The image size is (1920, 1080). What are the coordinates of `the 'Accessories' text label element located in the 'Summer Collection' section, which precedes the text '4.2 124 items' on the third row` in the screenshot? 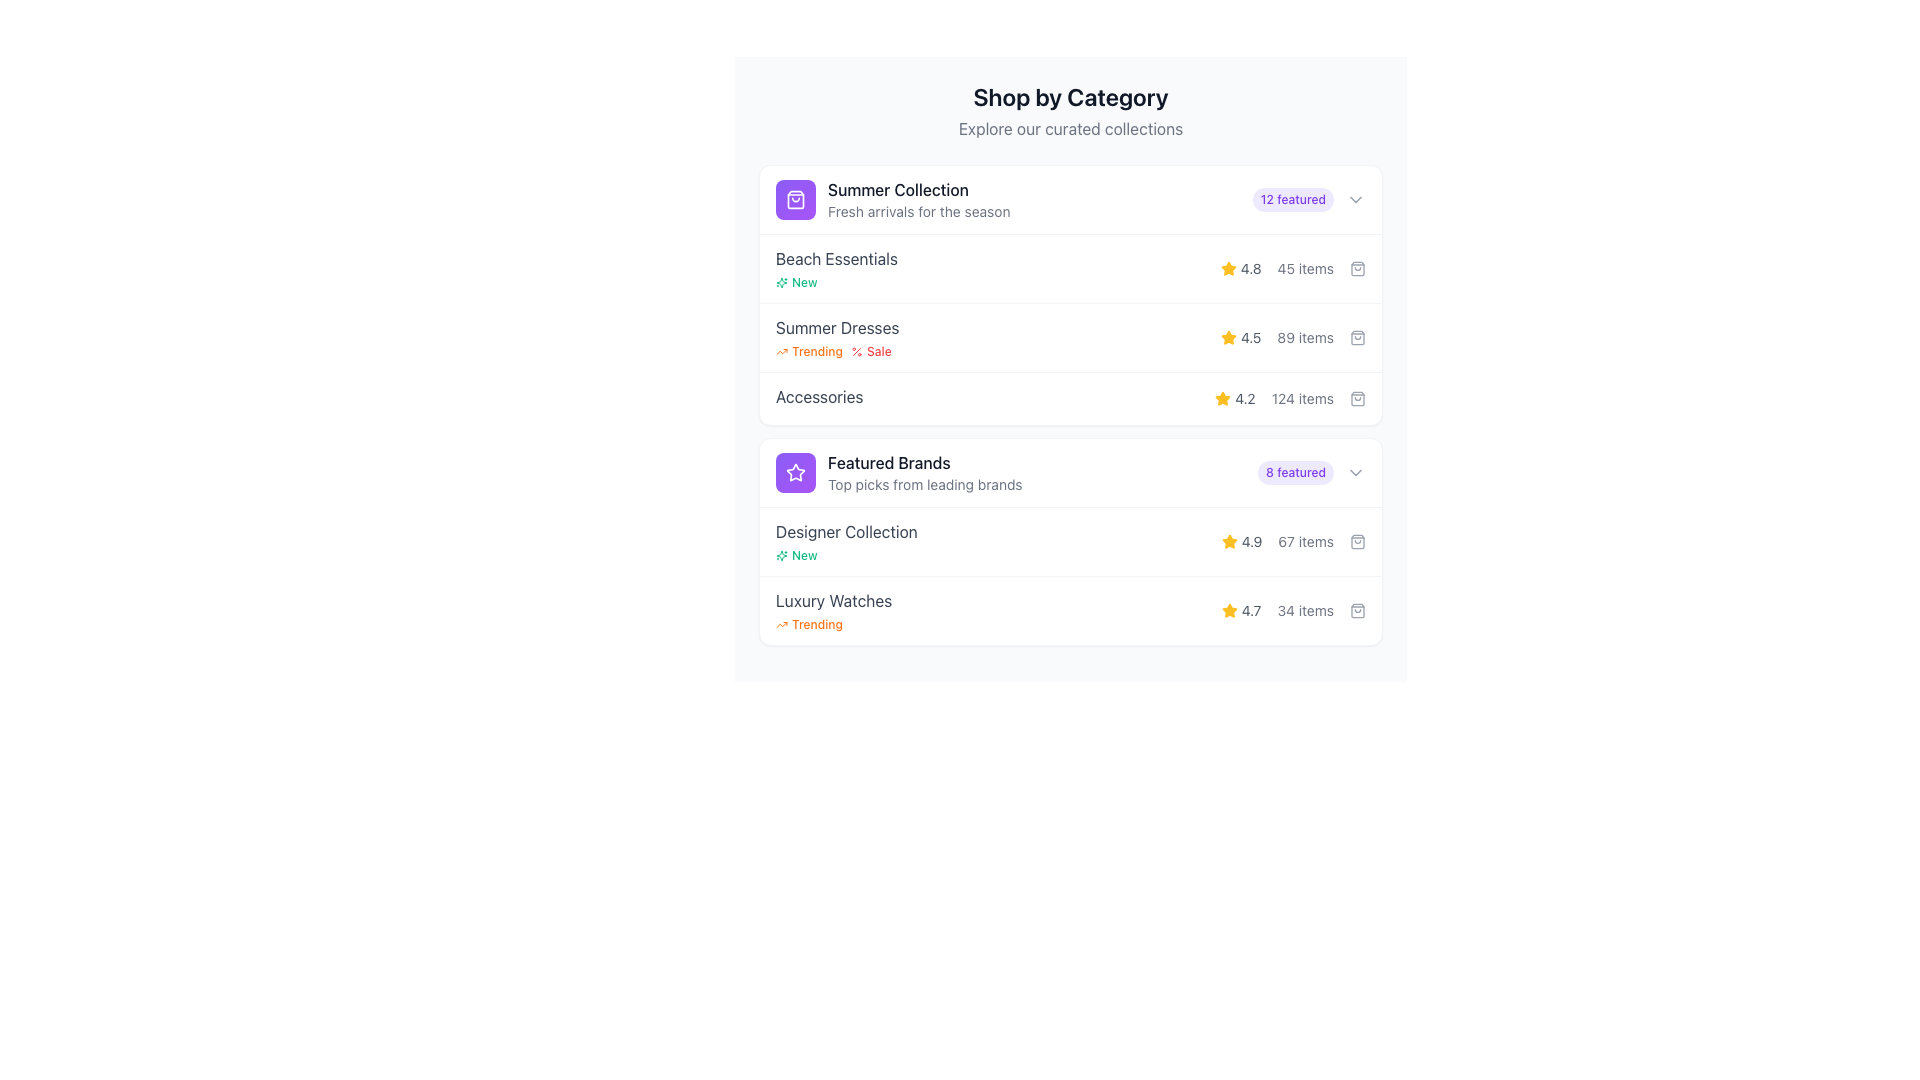 It's located at (819, 398).